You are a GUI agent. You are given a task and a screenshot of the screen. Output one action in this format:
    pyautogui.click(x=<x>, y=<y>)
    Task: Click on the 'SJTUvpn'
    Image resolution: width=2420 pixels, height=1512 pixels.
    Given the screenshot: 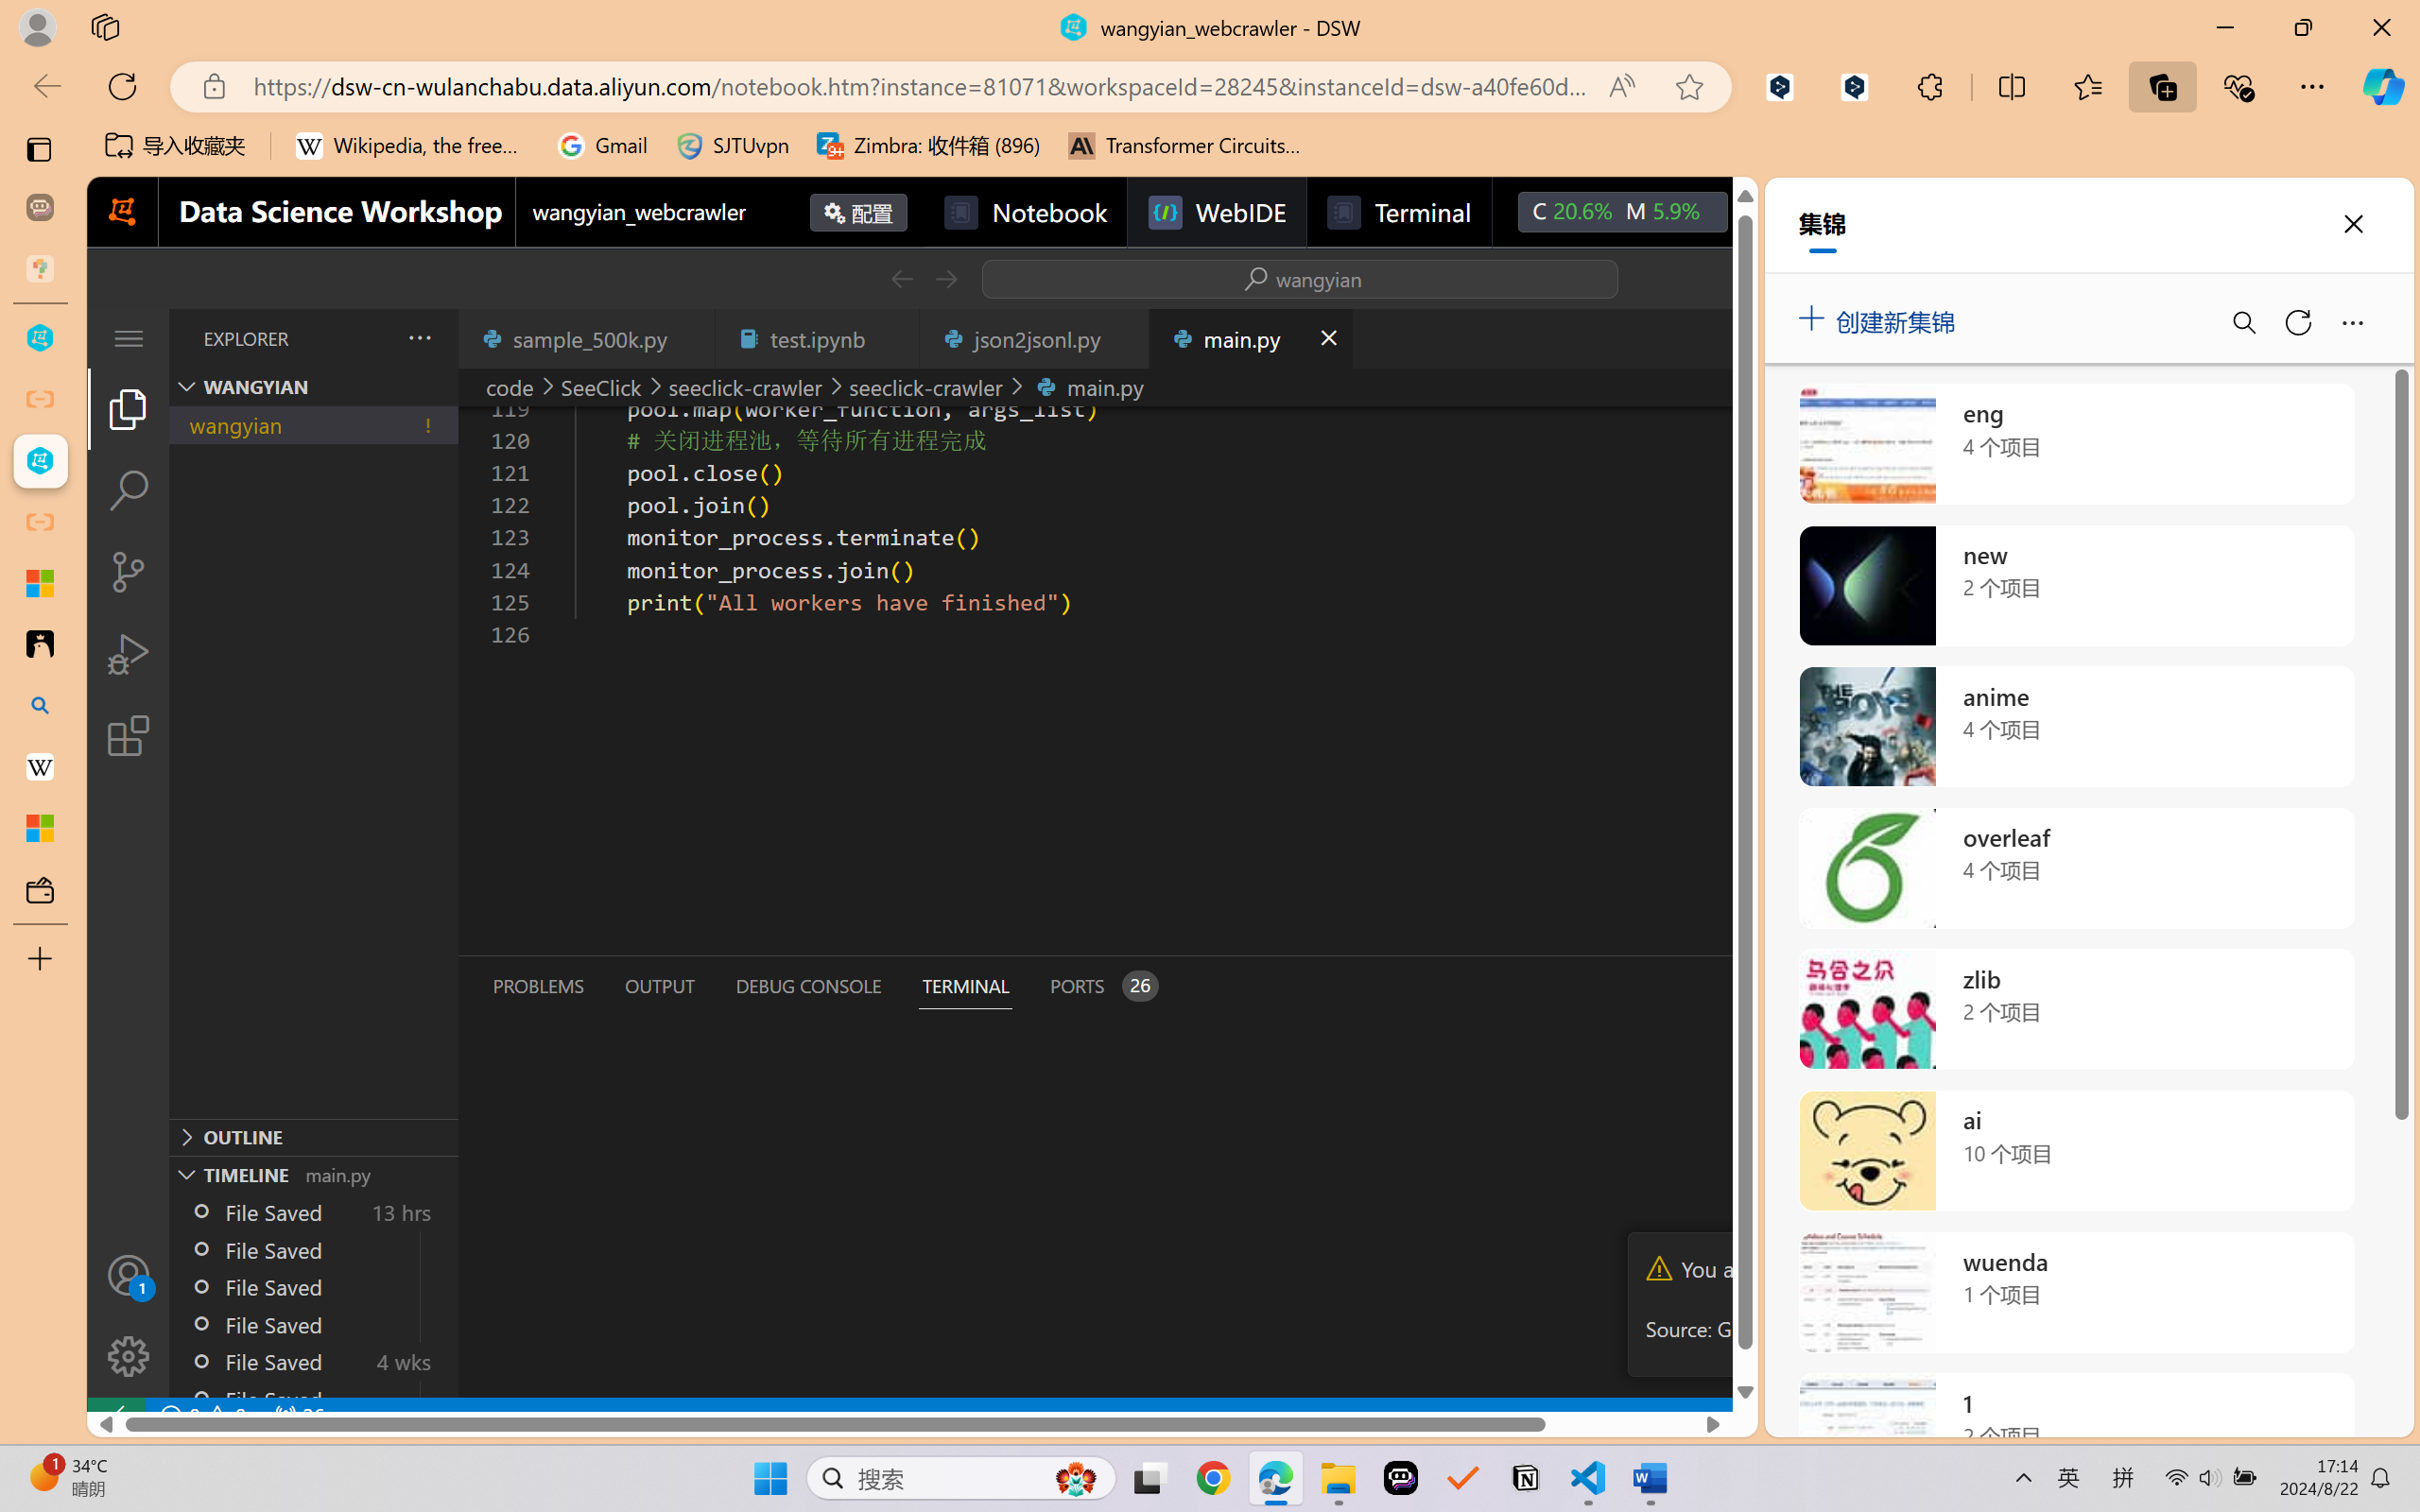 What is the action you would take?
    pyautogui.click(x=732, y=145)
    